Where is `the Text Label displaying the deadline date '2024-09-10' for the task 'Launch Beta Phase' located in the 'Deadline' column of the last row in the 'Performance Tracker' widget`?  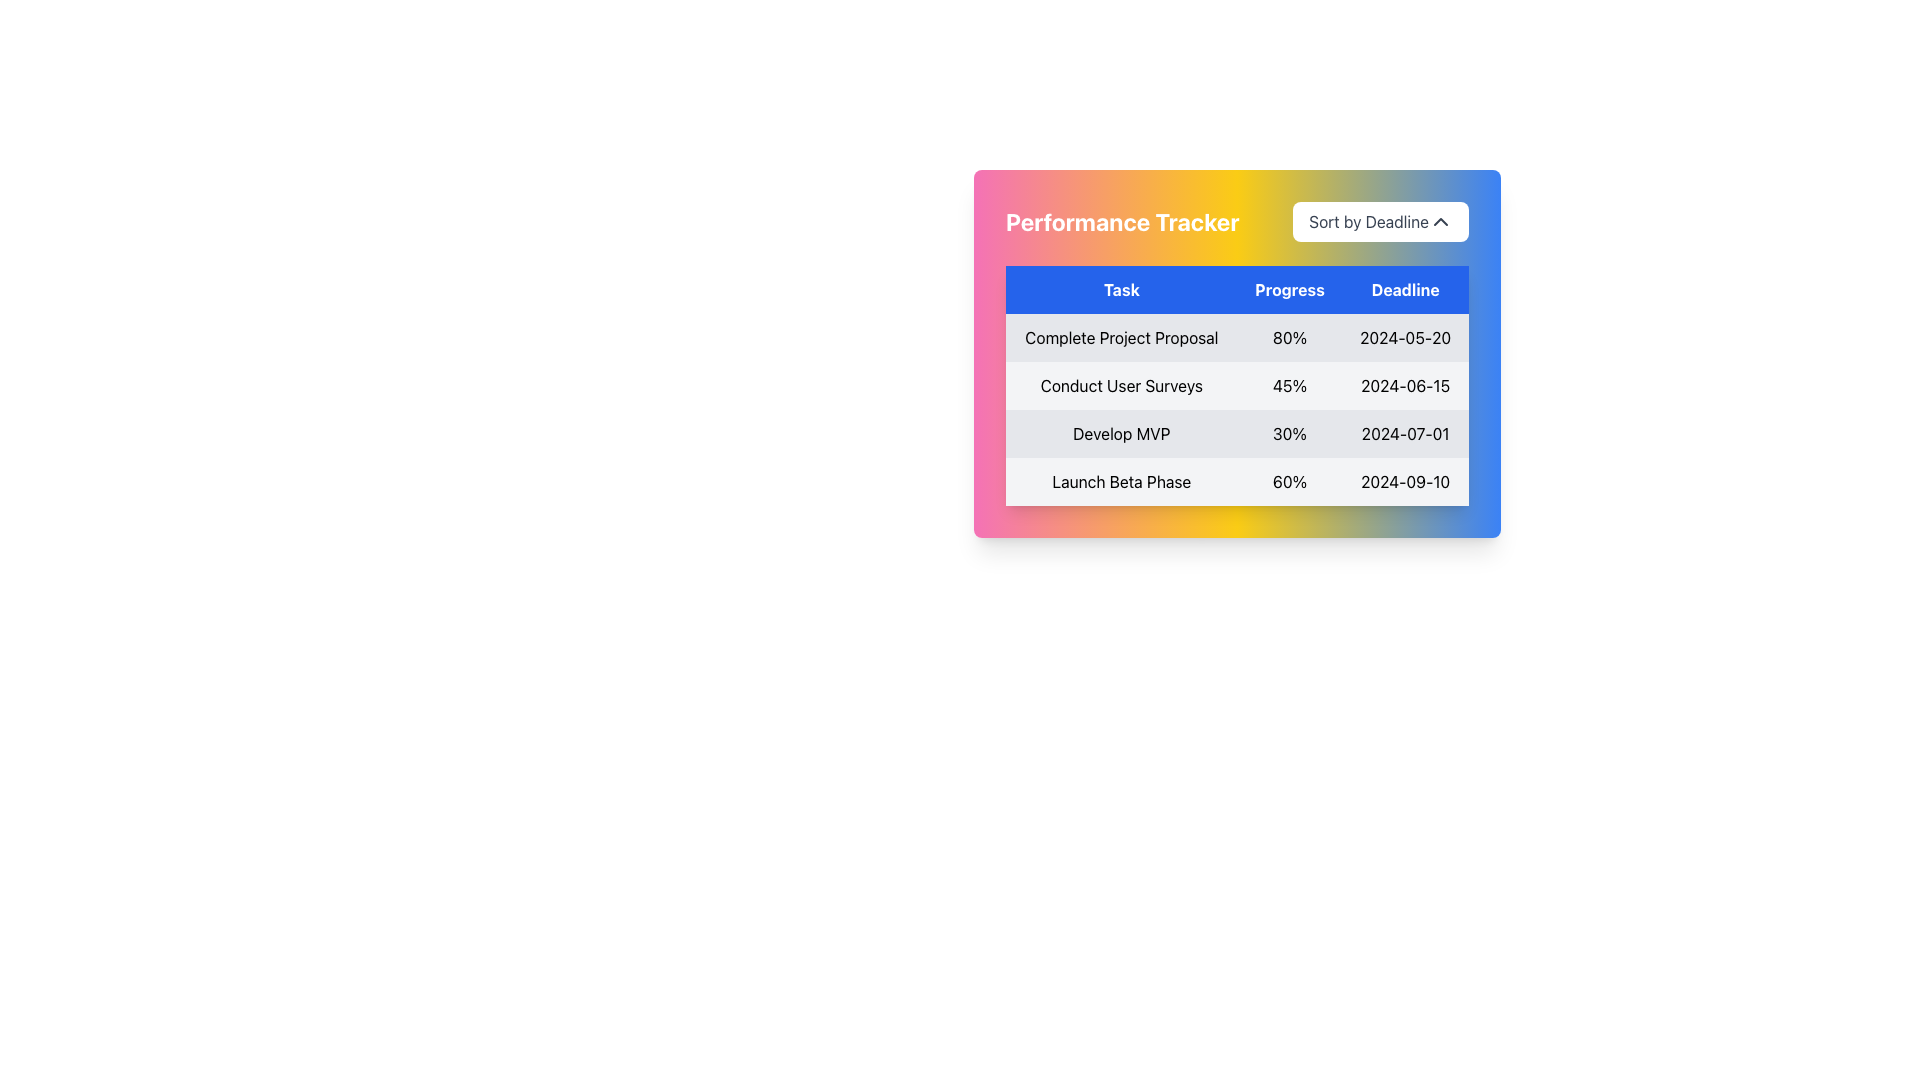 the Text Label displaying the deadline date '2024-09-10' for the task 'Launch Beta Phase' located in the 'Deadline' column of the last row in the 'Performance Tracker' widget is located at coordinates (1404, 482).